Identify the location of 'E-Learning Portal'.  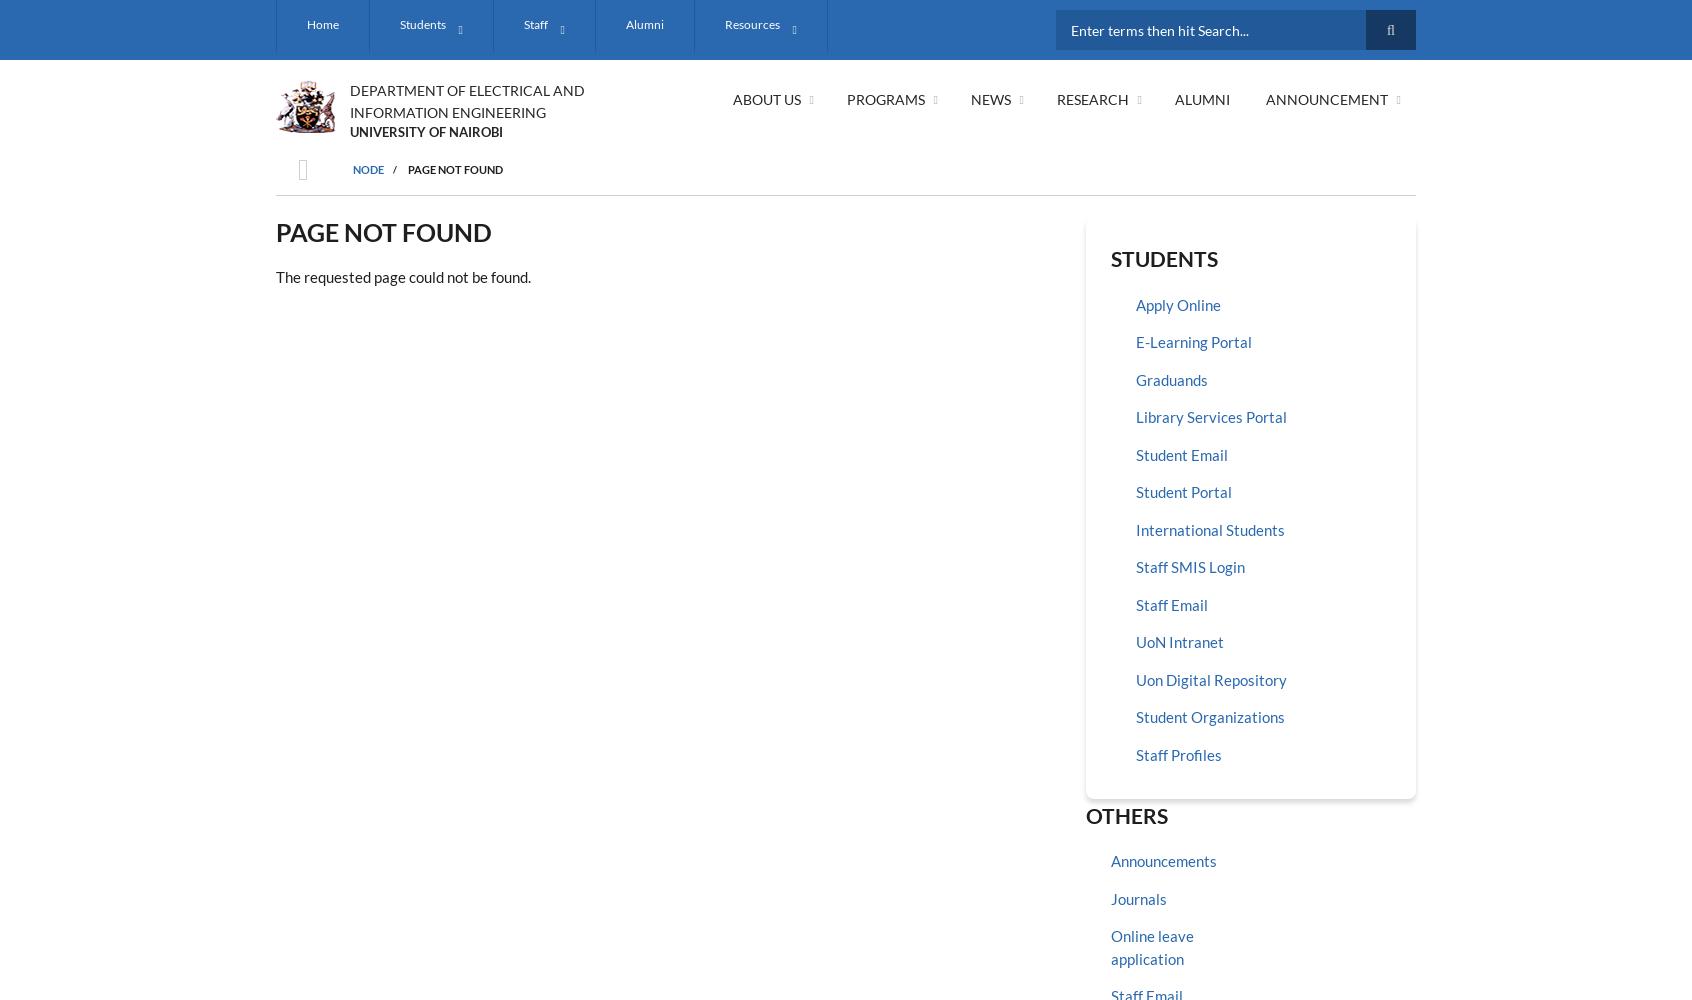
(1193, 341).